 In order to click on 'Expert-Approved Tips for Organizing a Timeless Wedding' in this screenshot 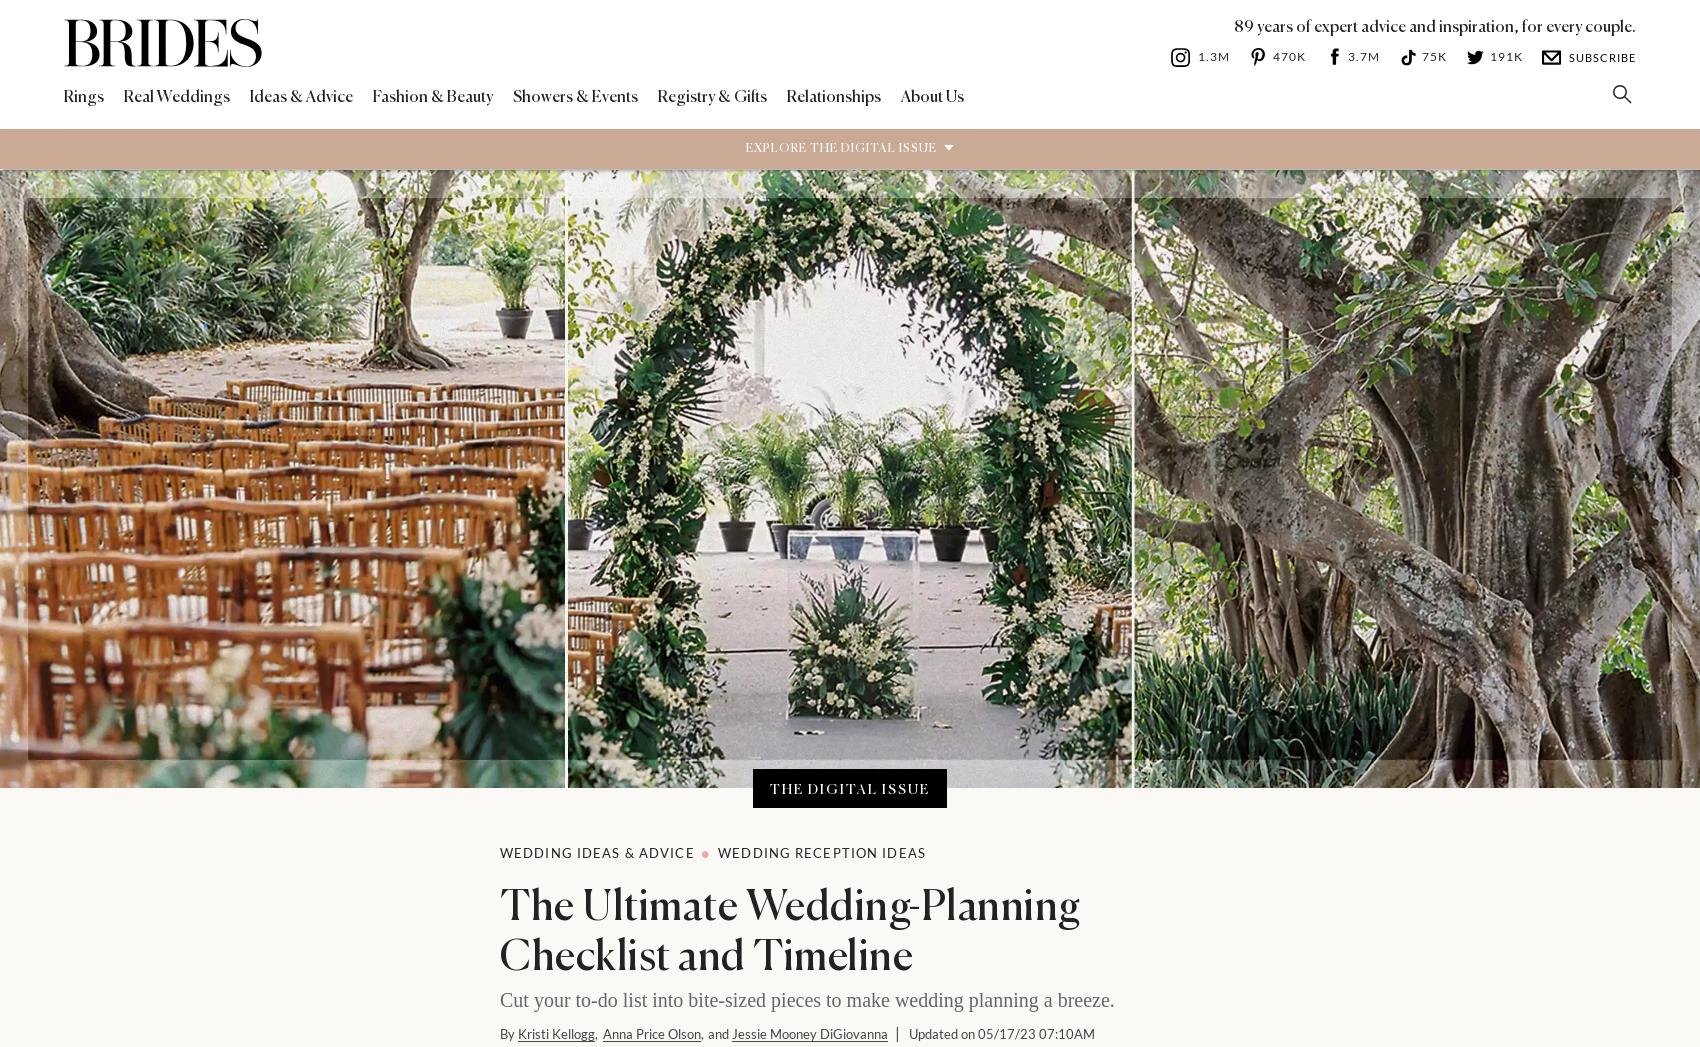, I will do `click(1063, 613)`.